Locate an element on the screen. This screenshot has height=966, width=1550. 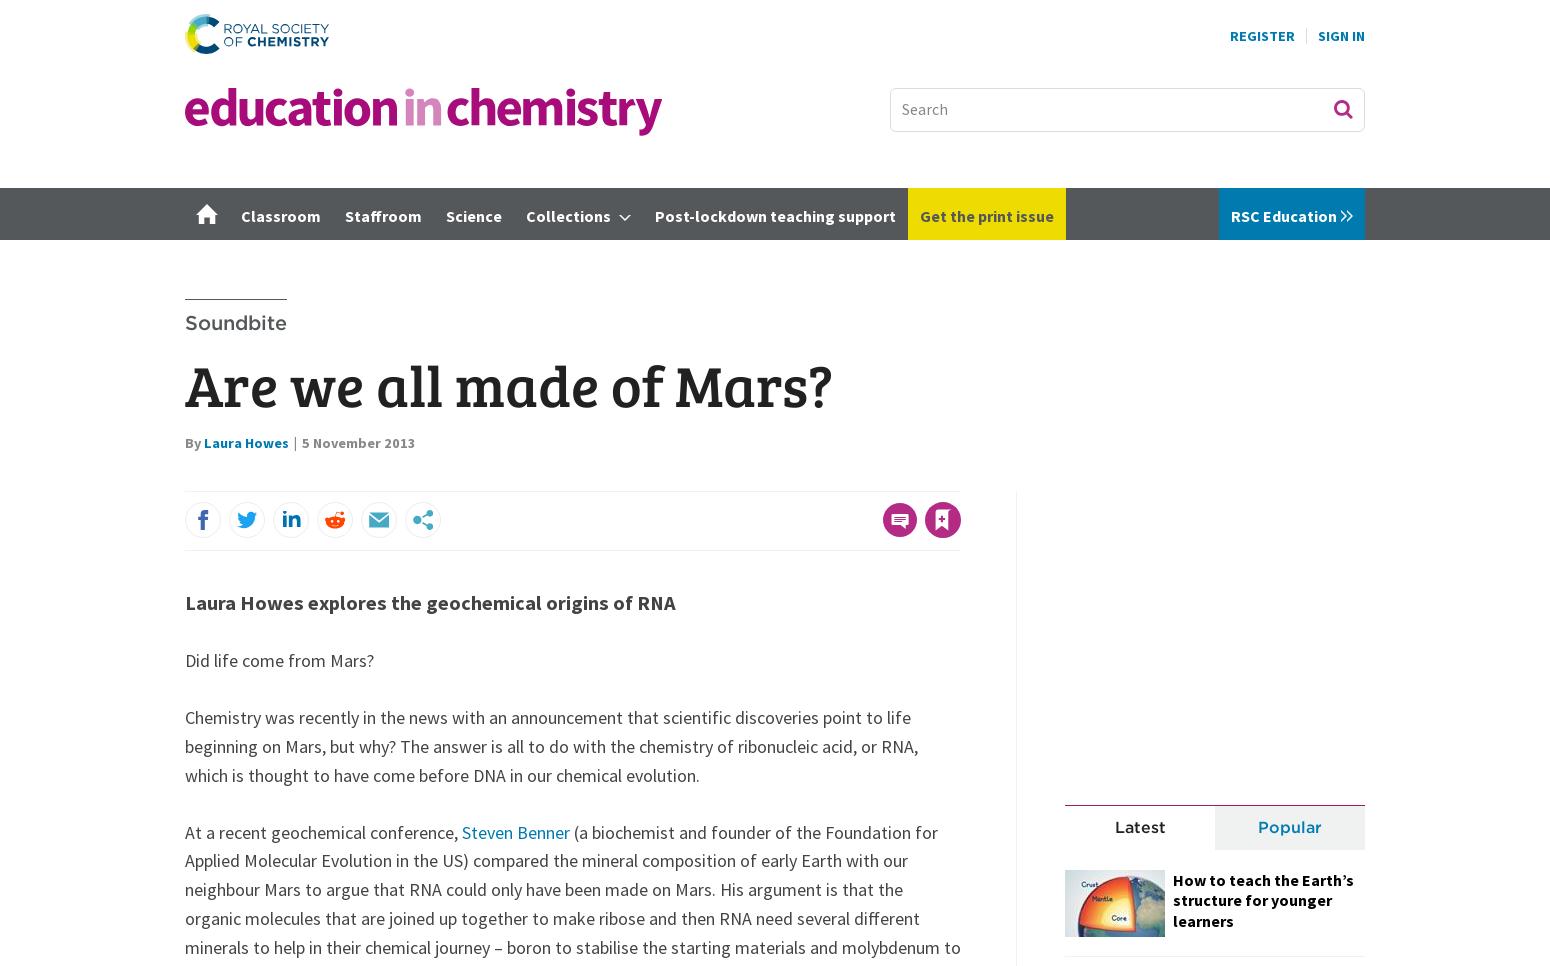
'Did life come from Mars?' is located at coordinates (279, 660).